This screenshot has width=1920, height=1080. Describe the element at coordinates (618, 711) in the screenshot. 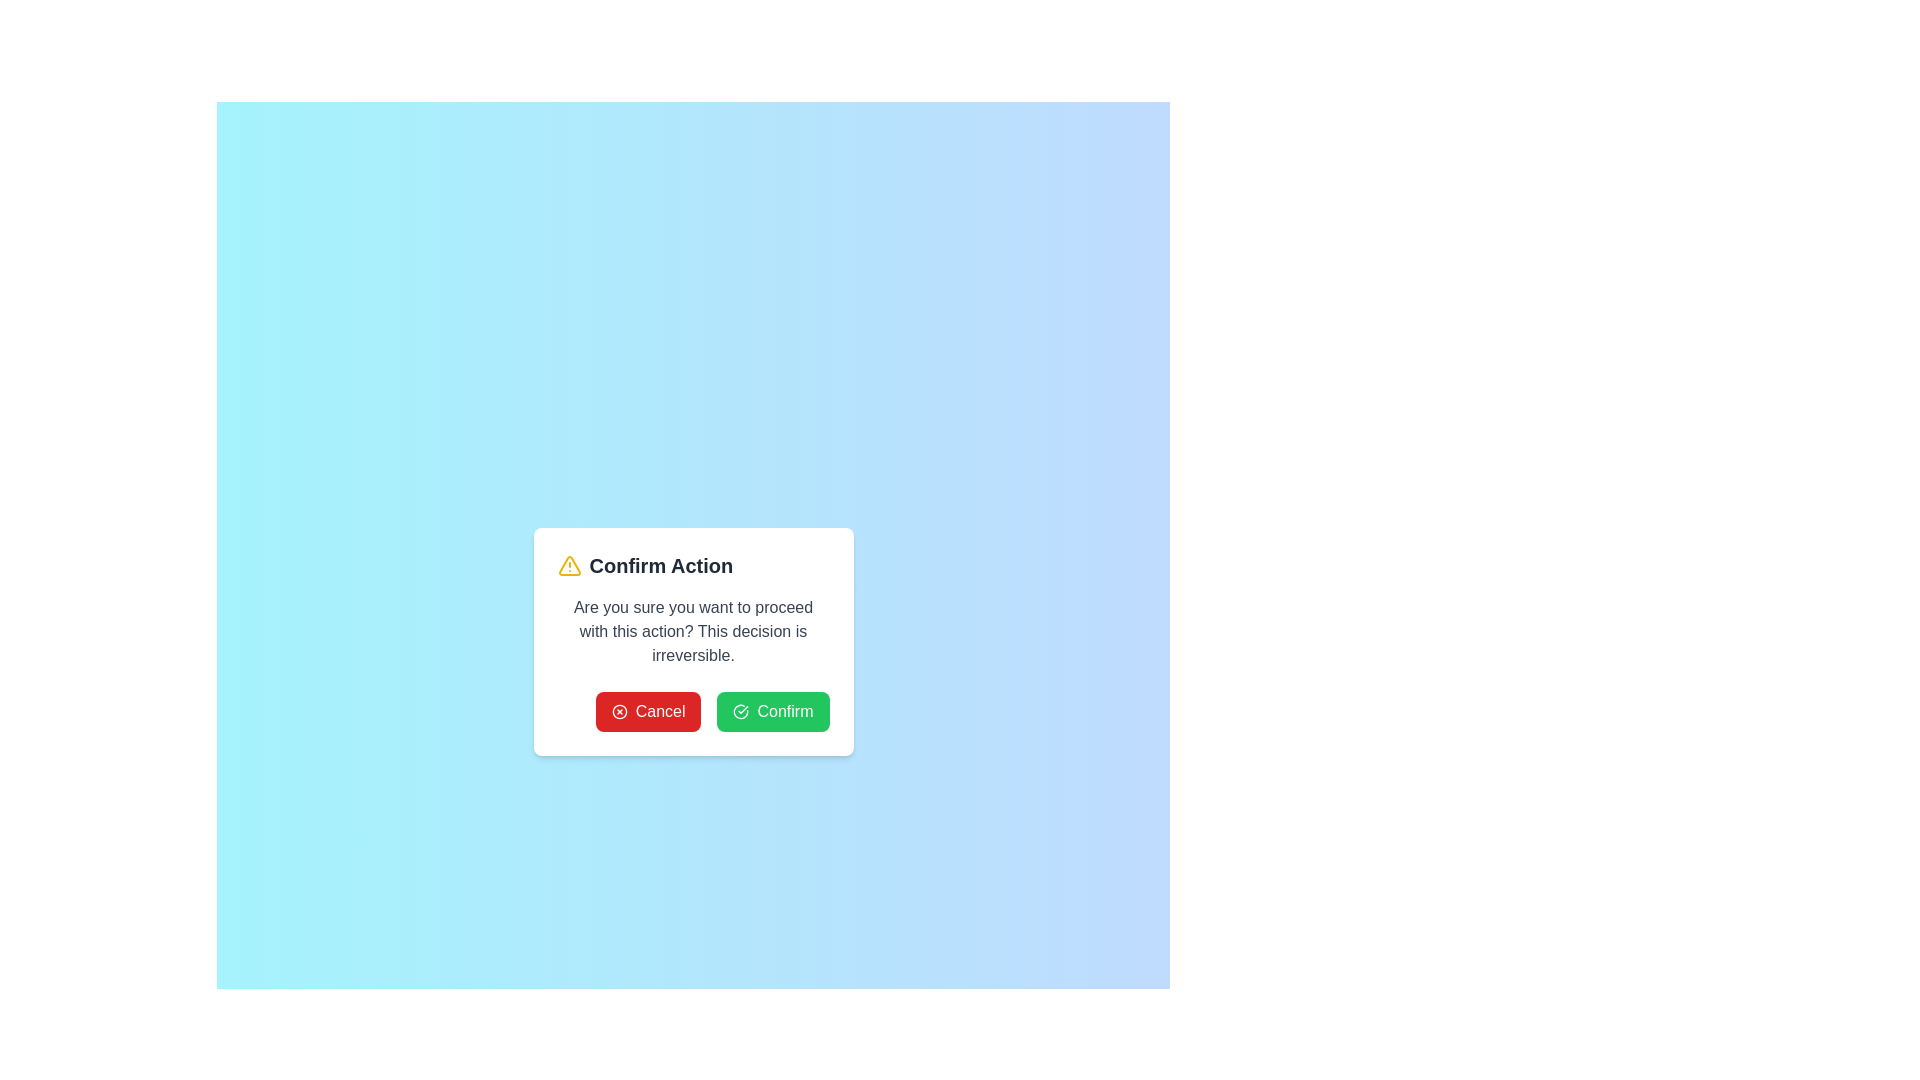

I see `the 'Cancel' icon located to the left of the 'Cancel' button in the lower-left section of the 'Confirm Action' dialog box` at that location.